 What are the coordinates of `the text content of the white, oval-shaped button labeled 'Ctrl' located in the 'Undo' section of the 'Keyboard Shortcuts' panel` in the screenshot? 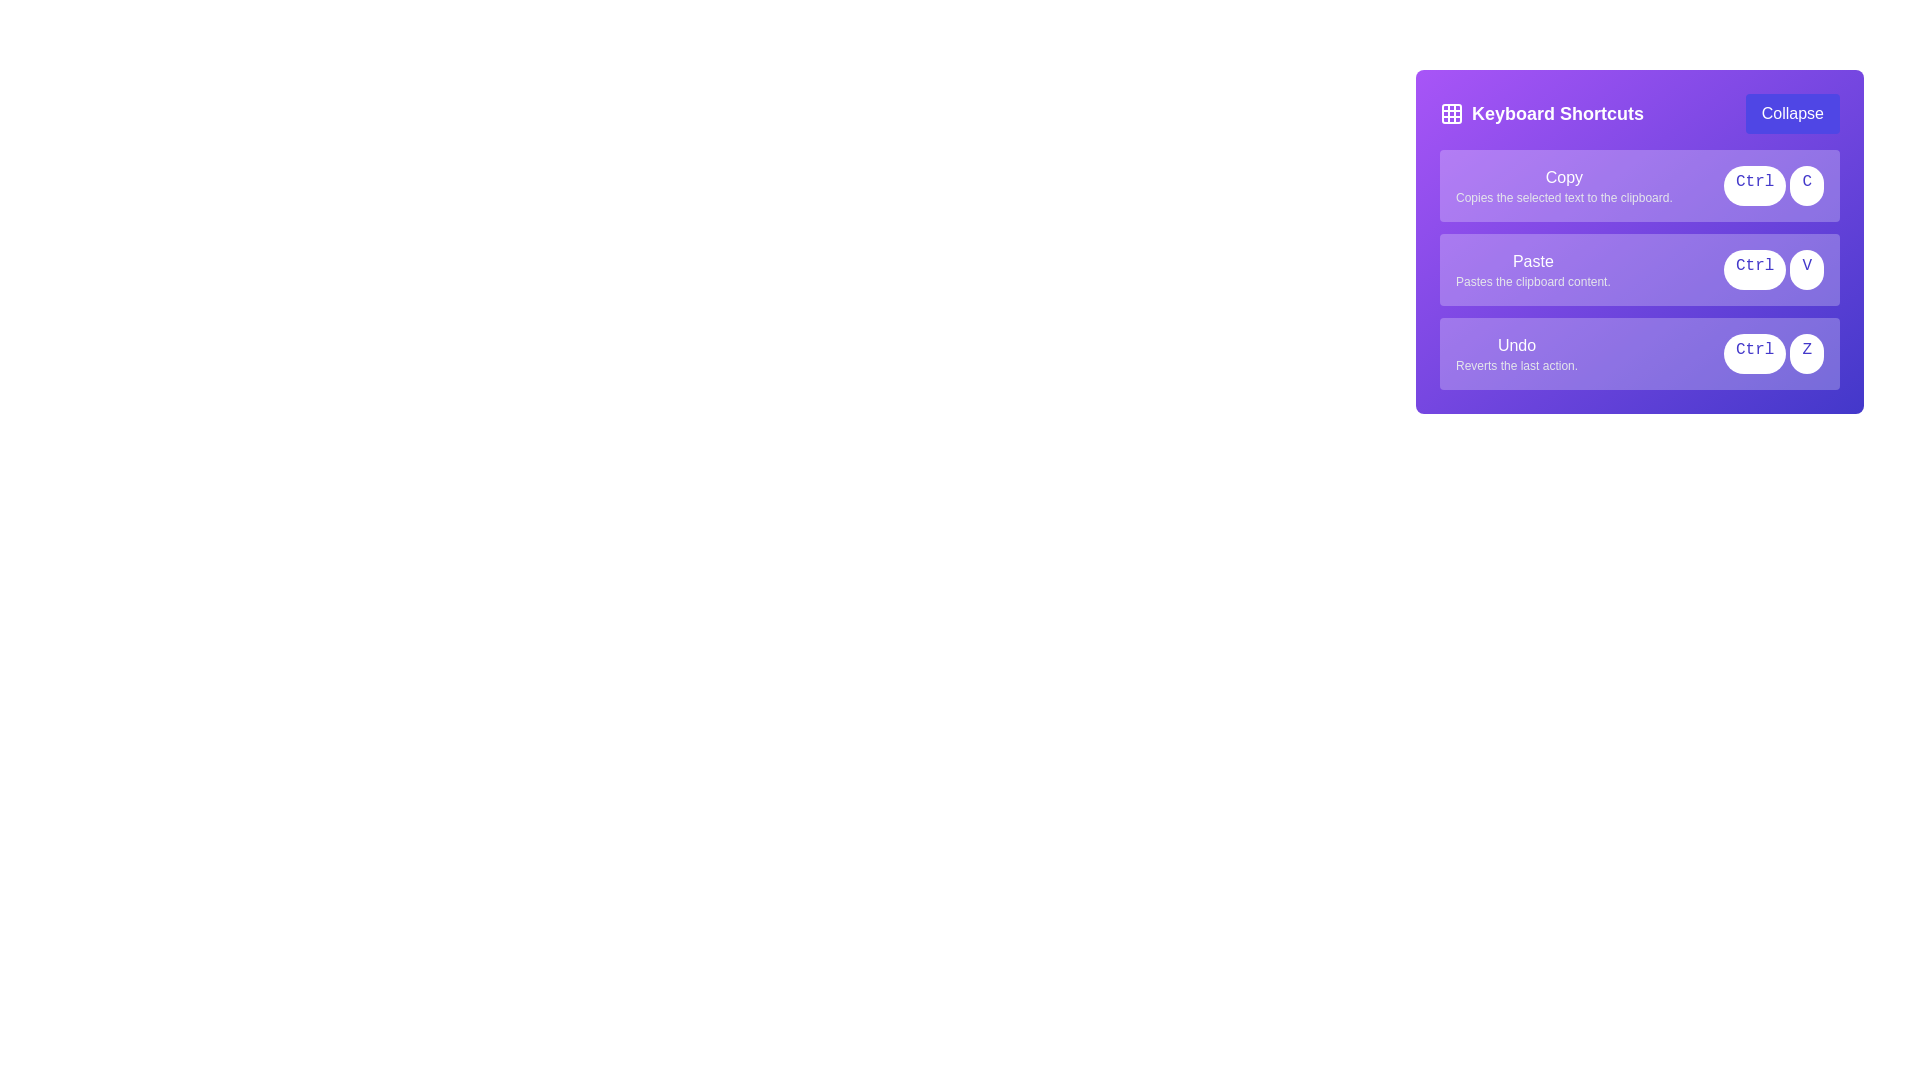 It's located at (1754, 353).